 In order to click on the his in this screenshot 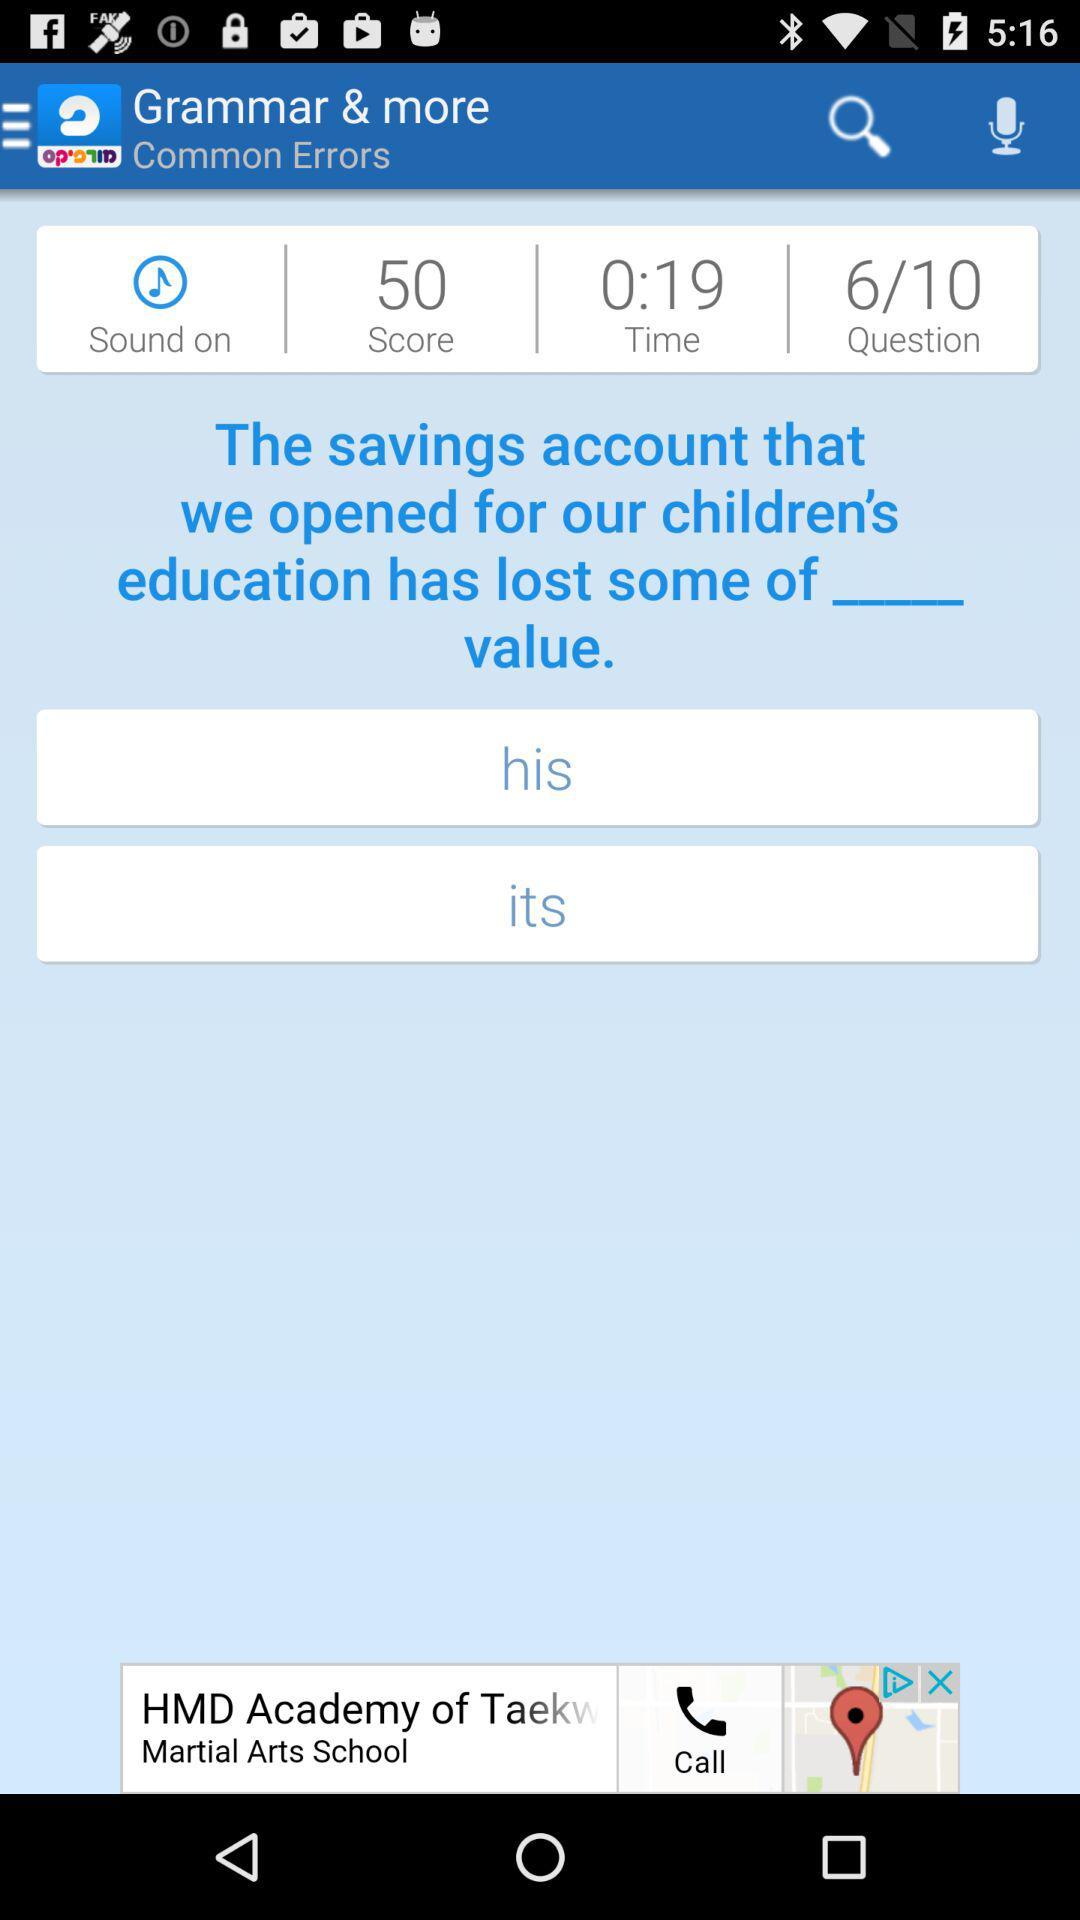, I will do `click(540, 768)`.